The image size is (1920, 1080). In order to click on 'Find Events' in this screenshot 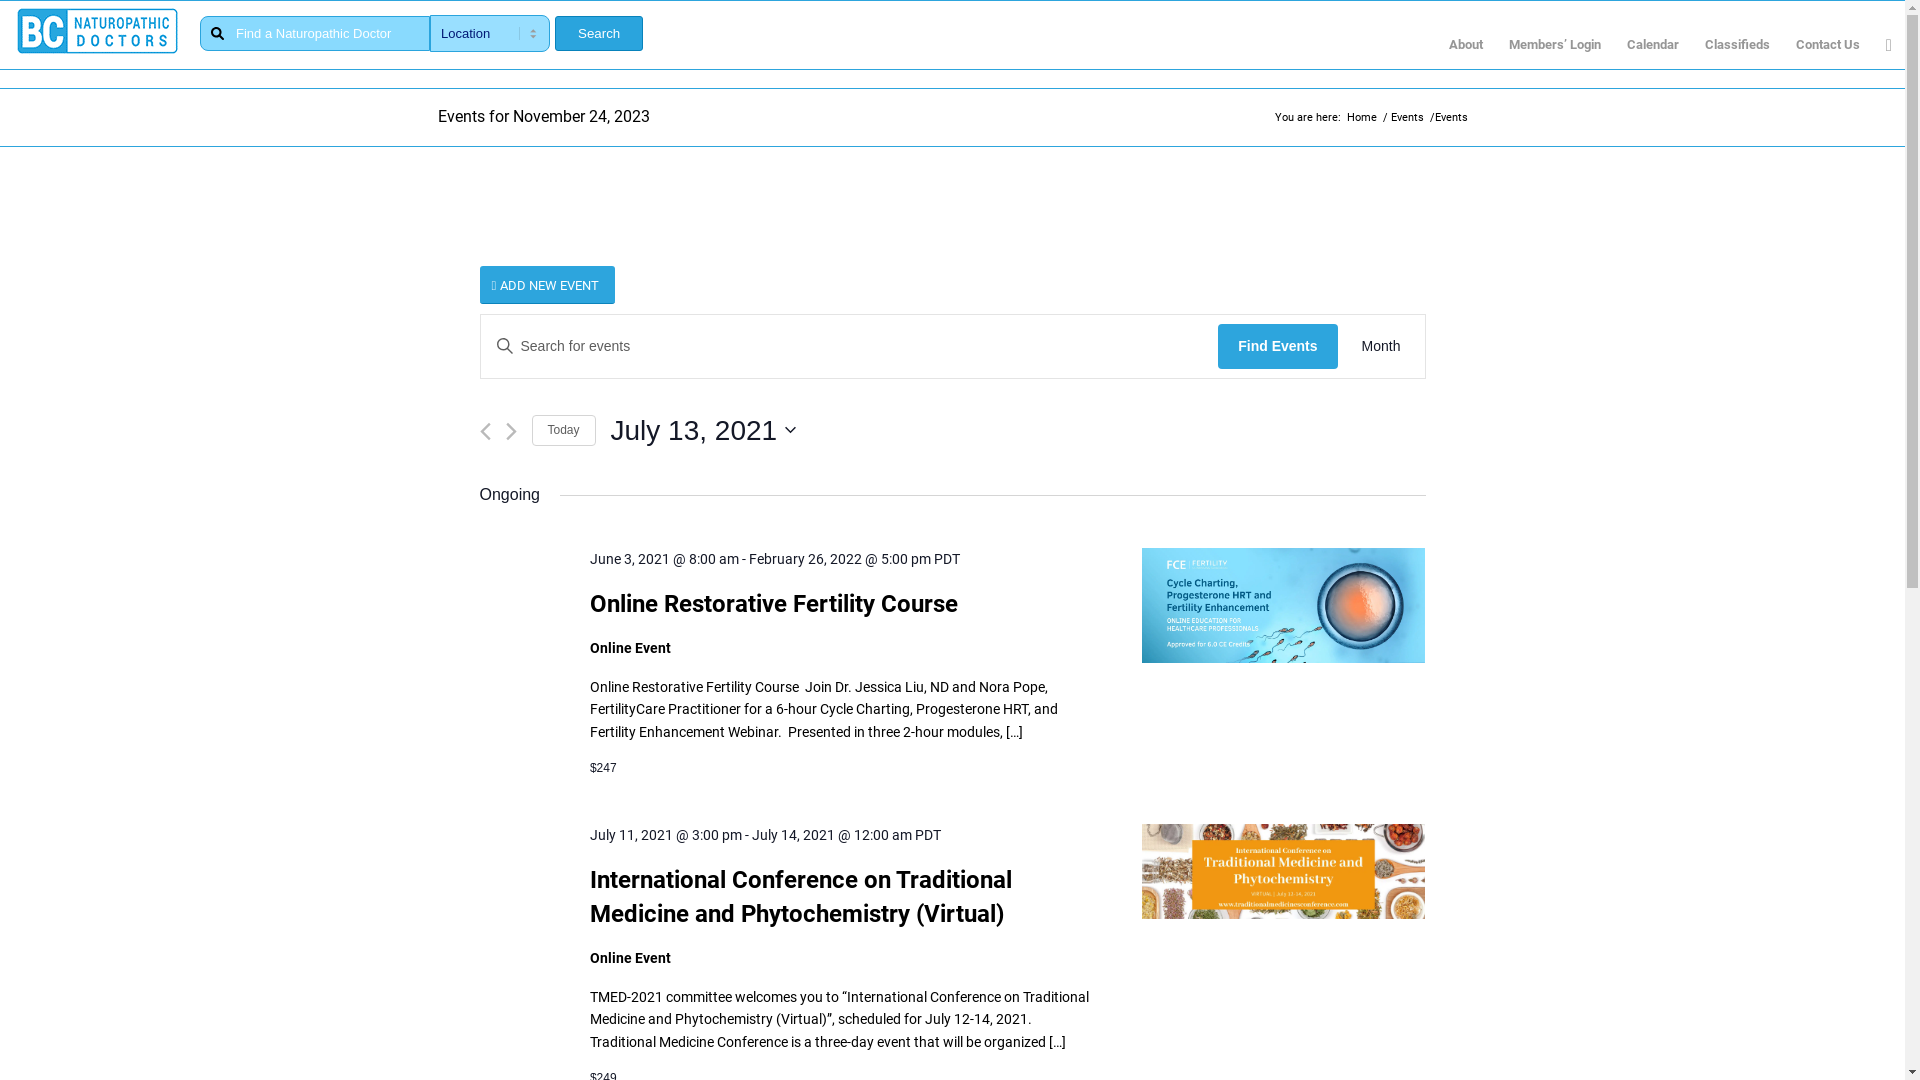, I will do `click(1276, 345)`.